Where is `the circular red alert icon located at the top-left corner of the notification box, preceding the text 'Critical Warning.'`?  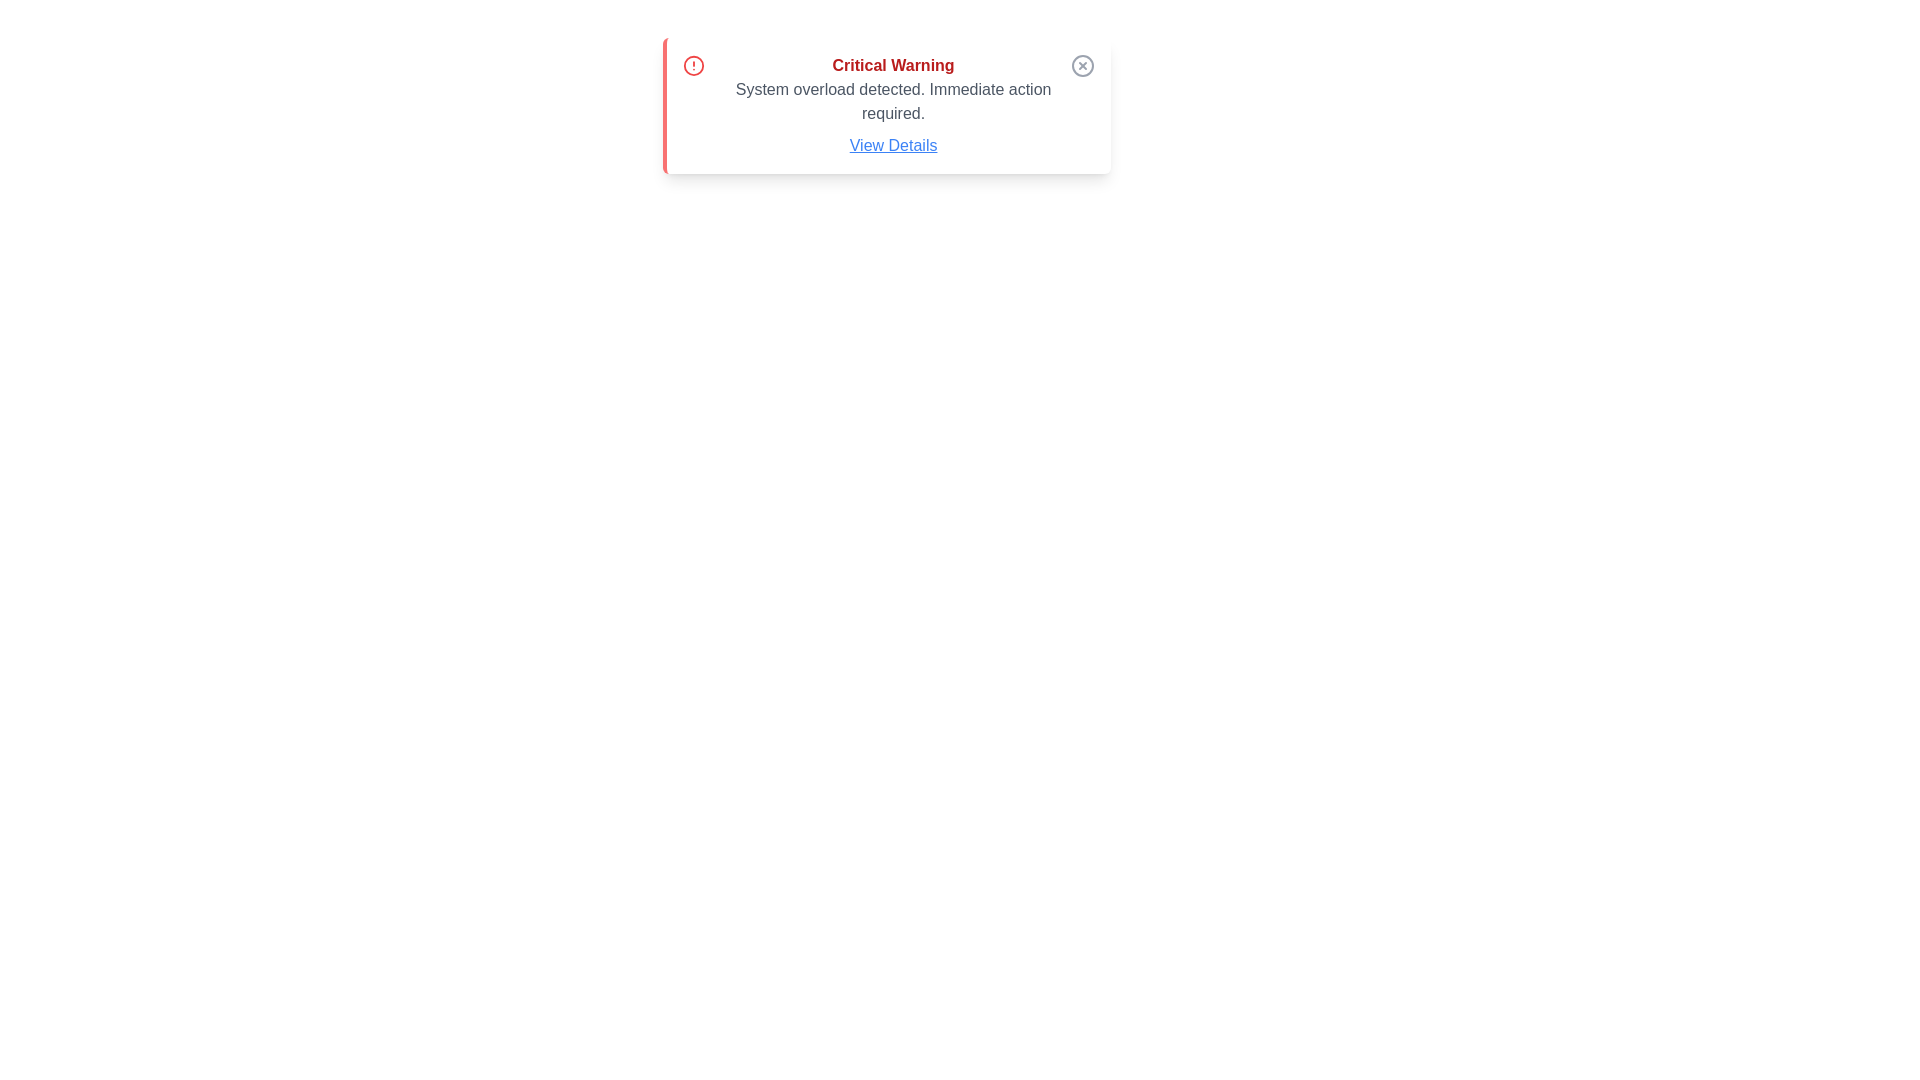
the circular red alert icon located at the top-left corner of the notification box, preceding the text 'Critical Warning.' is located at coordinates (693, 64).